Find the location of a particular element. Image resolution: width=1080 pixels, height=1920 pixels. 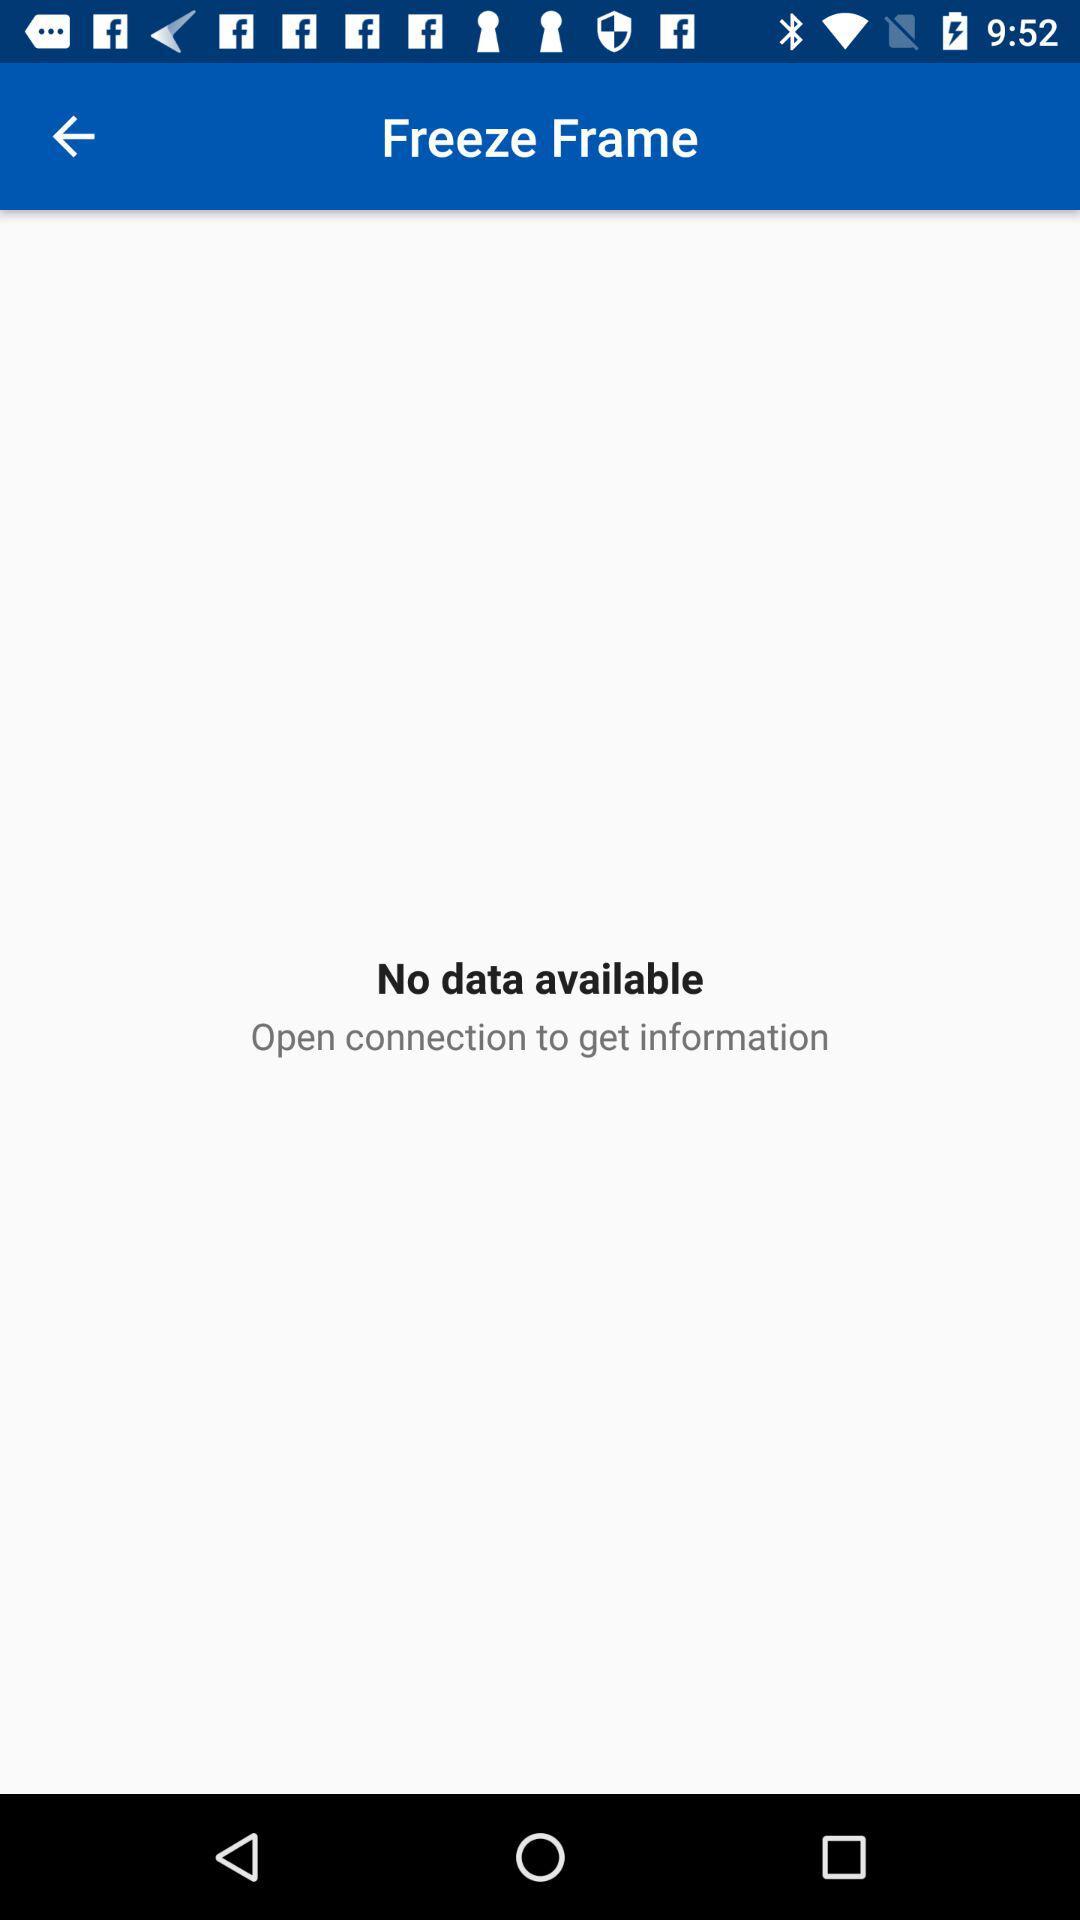

the icon next to freeze frame icon is located at coordinates (72, 135).